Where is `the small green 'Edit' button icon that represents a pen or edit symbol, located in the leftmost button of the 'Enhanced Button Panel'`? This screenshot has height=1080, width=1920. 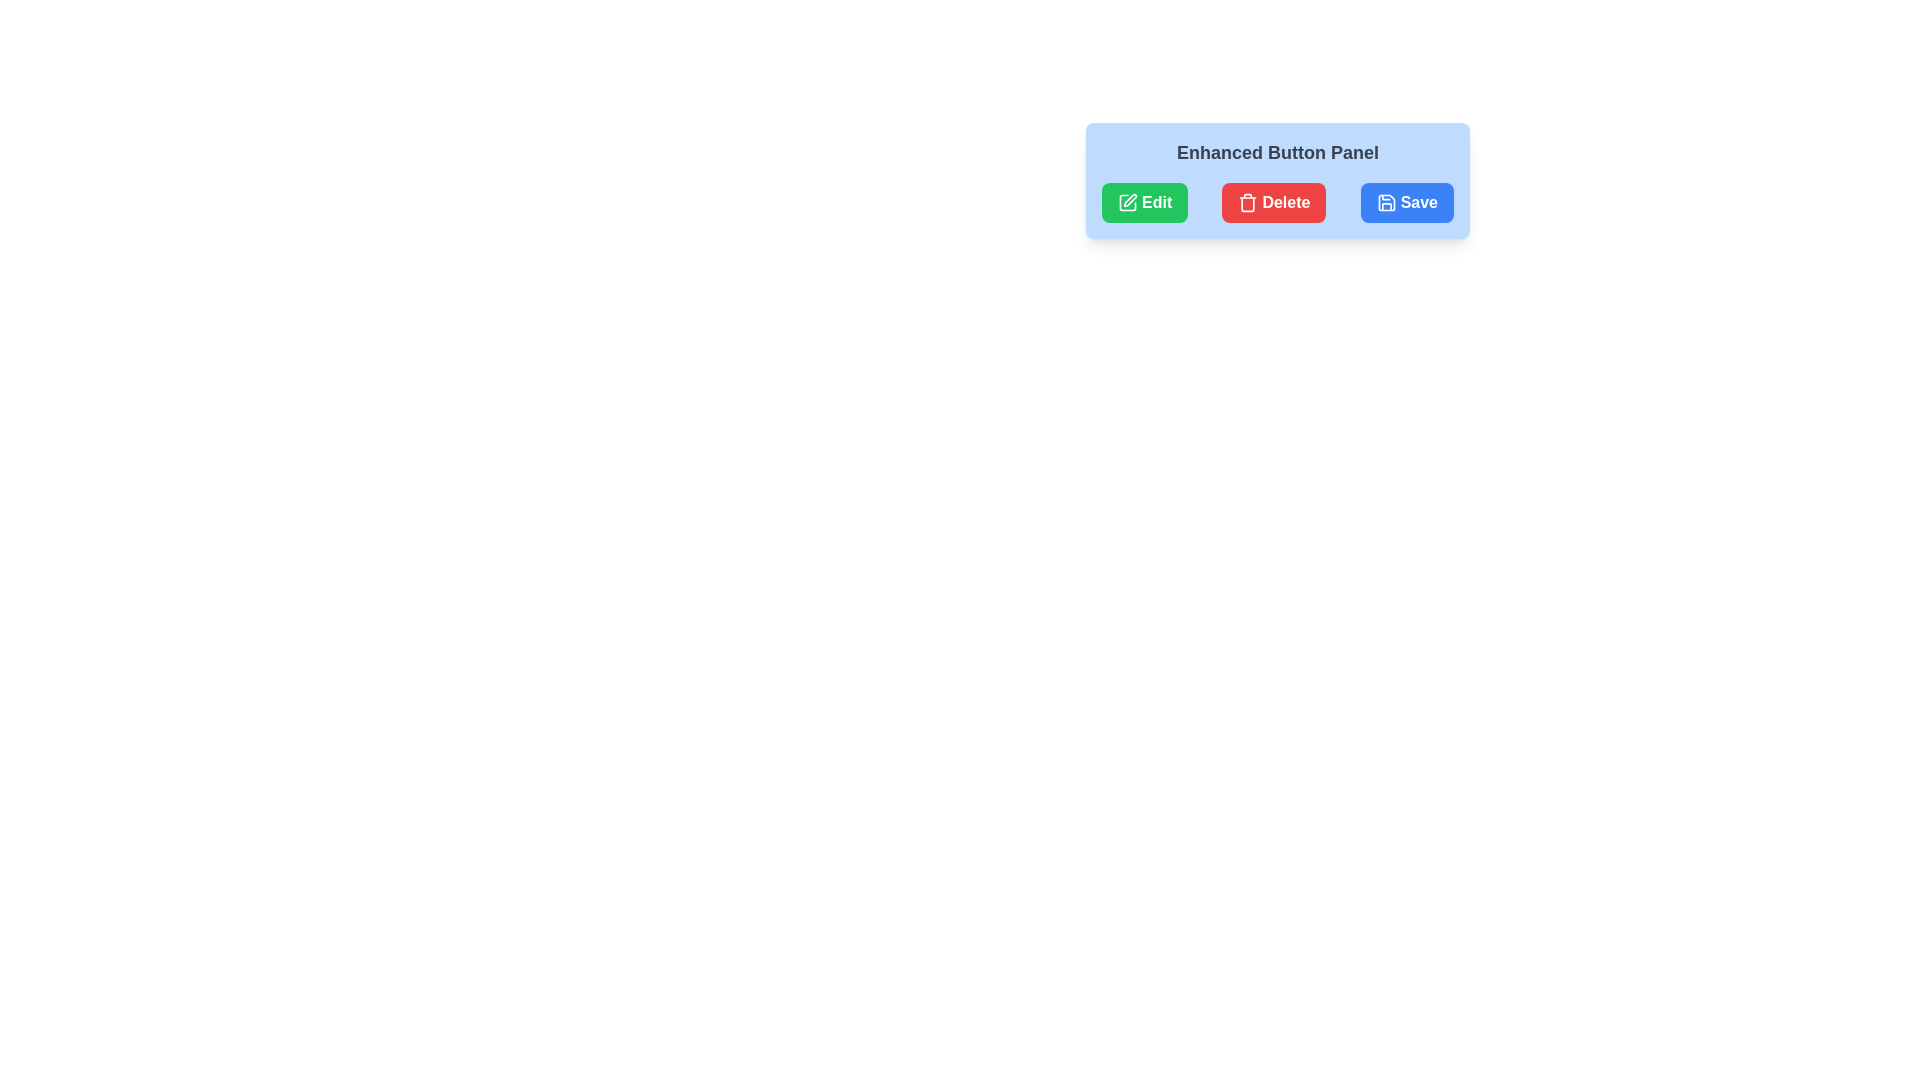
the small green 'Edit' button icon that represents a pen or edit symbol, located in the leftmost button of the 'Enhanced Button Panel' is located at coordinates (1130, 200).